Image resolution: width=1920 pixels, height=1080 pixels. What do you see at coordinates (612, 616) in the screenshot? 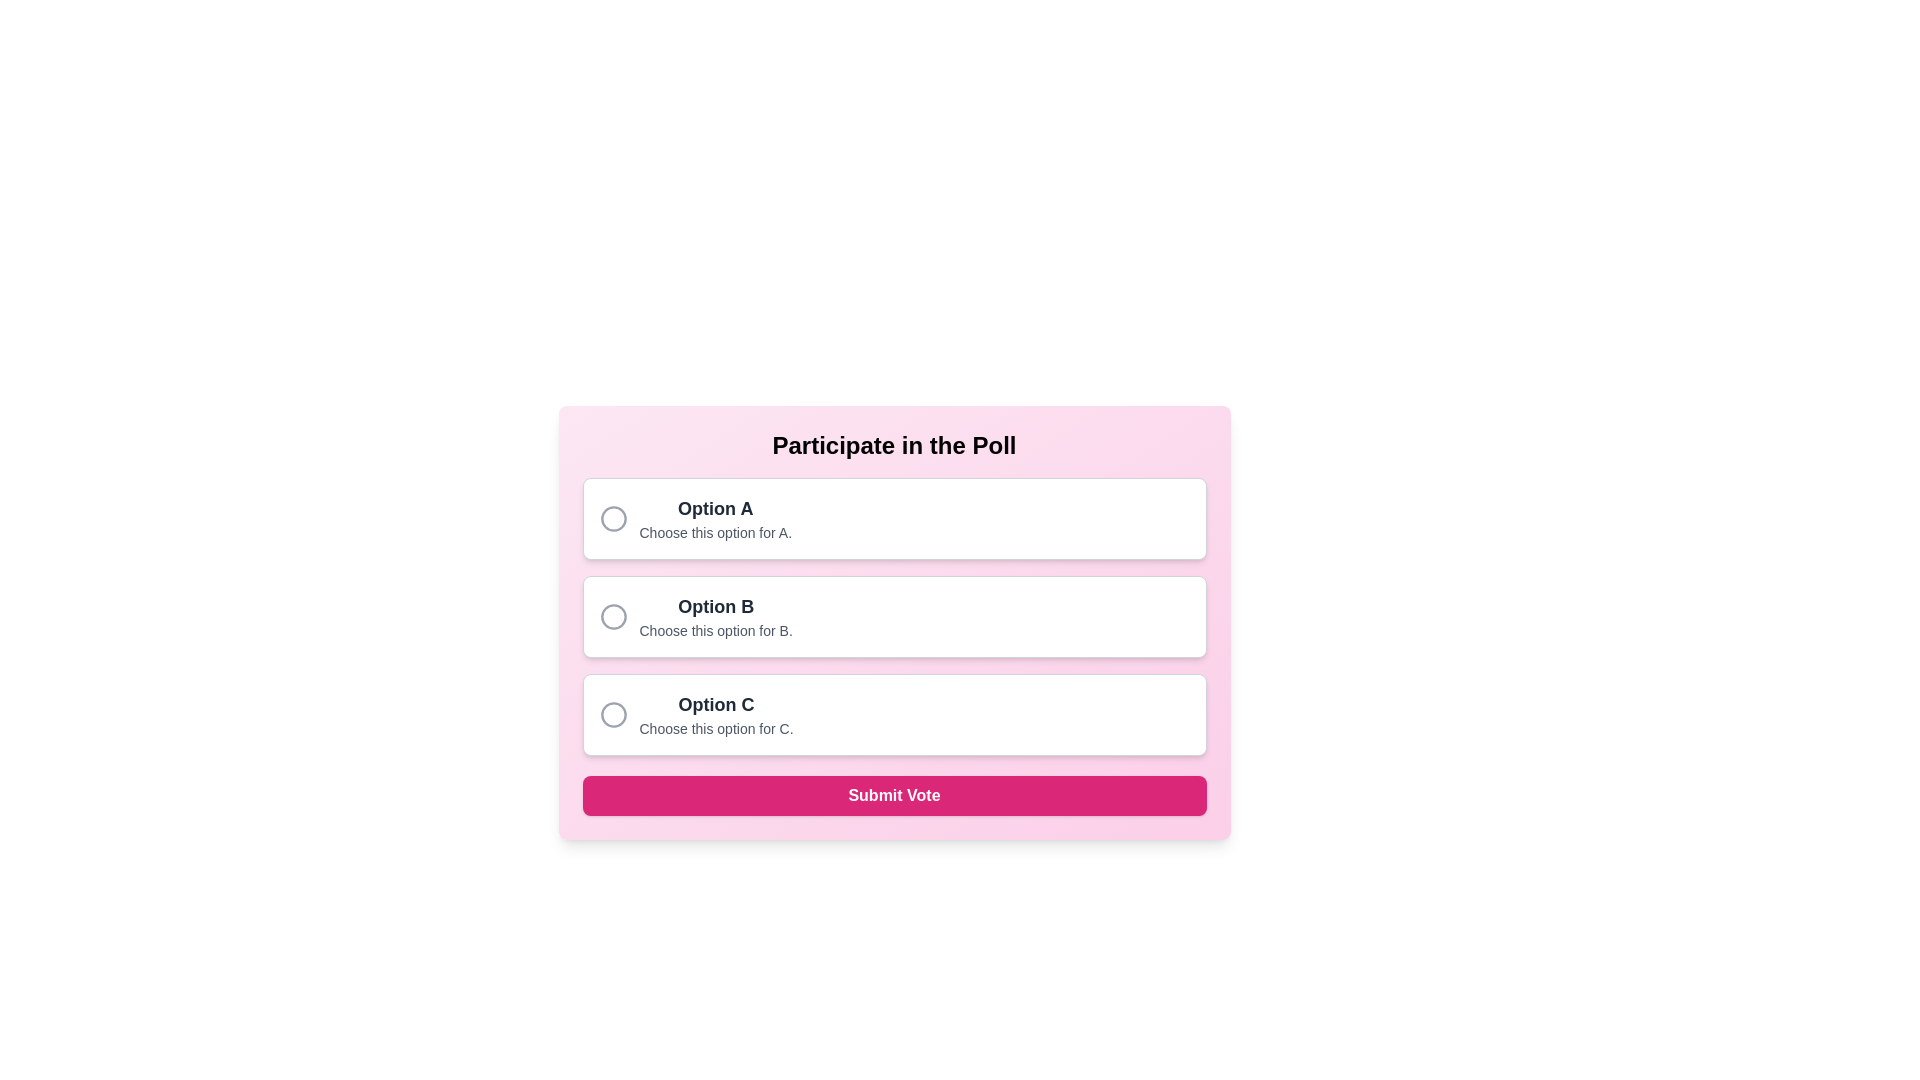
I see `the inner filled circle of the radio button labeled 'Option B' in the poll` at bounding box center [612, 616].